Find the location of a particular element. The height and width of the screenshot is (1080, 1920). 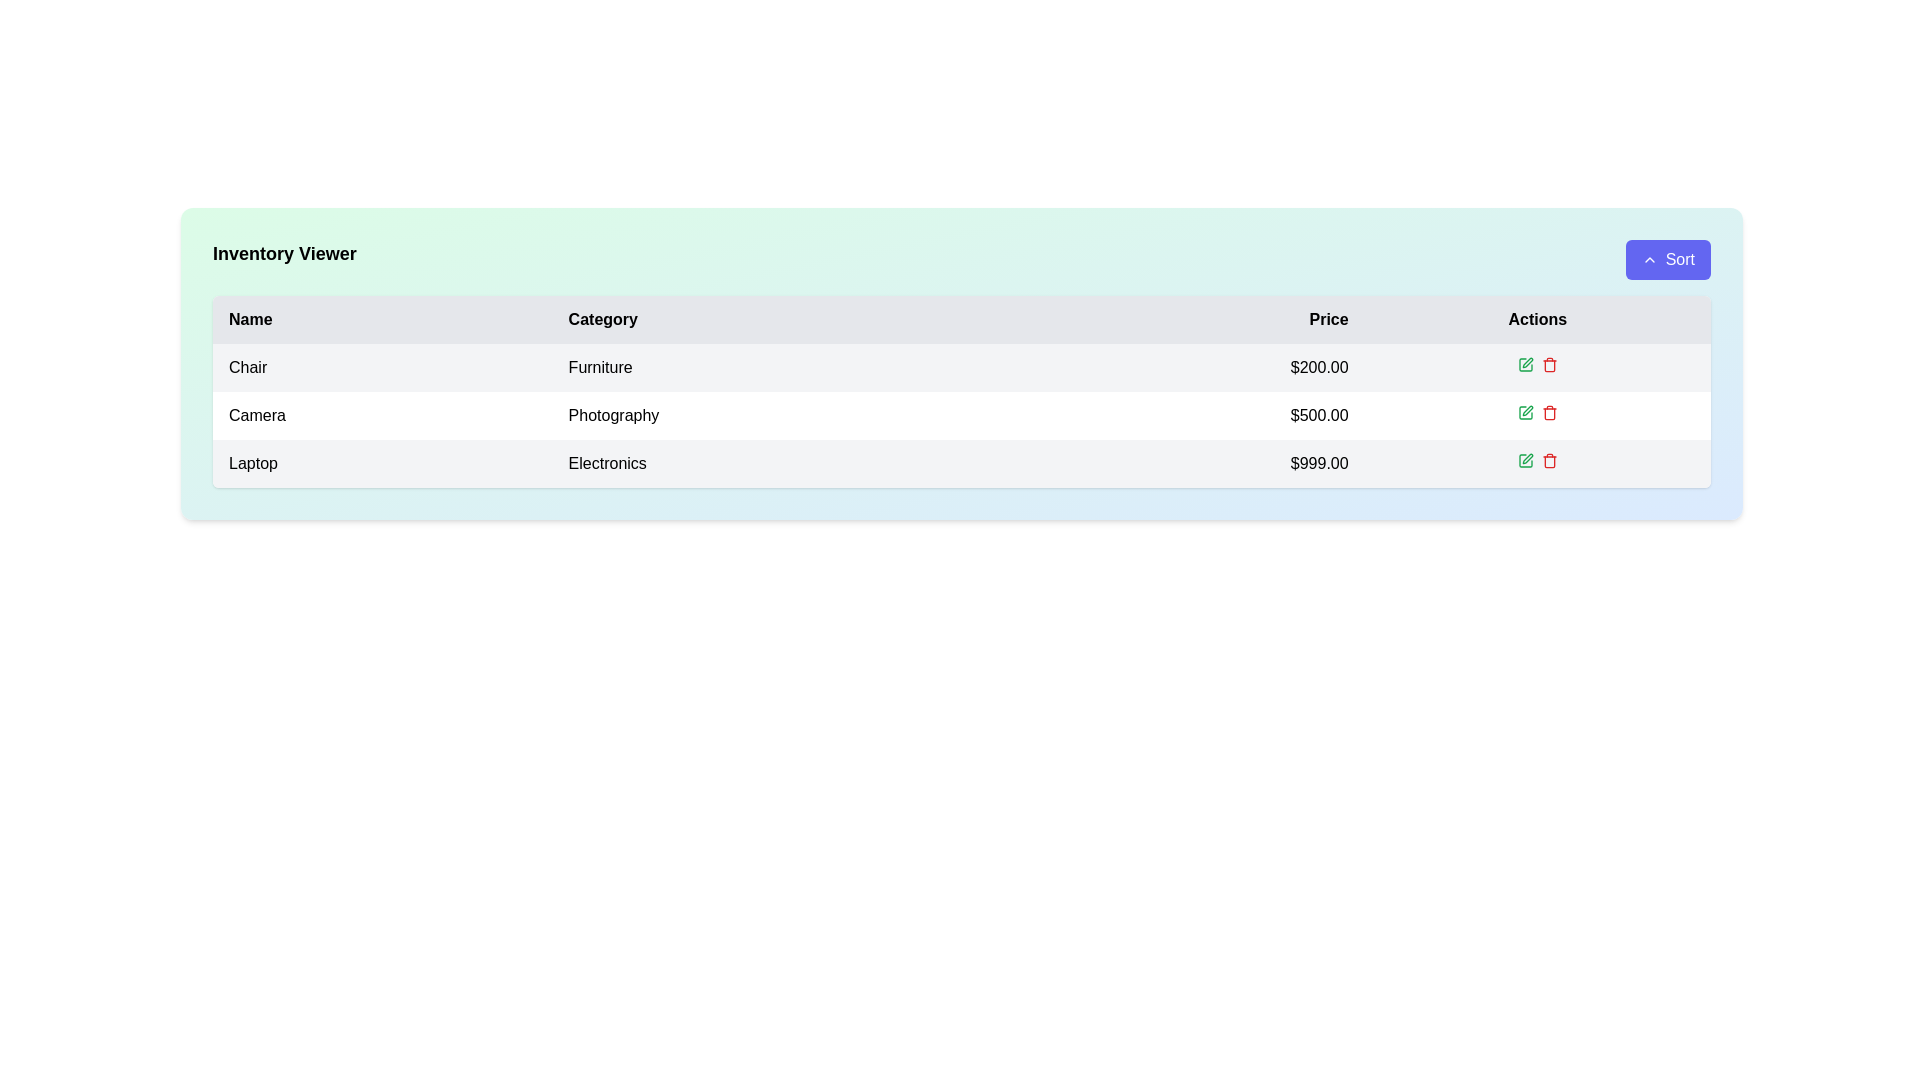

the edit button icon in the 'Actions' column of the first row is located at coordinates (1526, 362).